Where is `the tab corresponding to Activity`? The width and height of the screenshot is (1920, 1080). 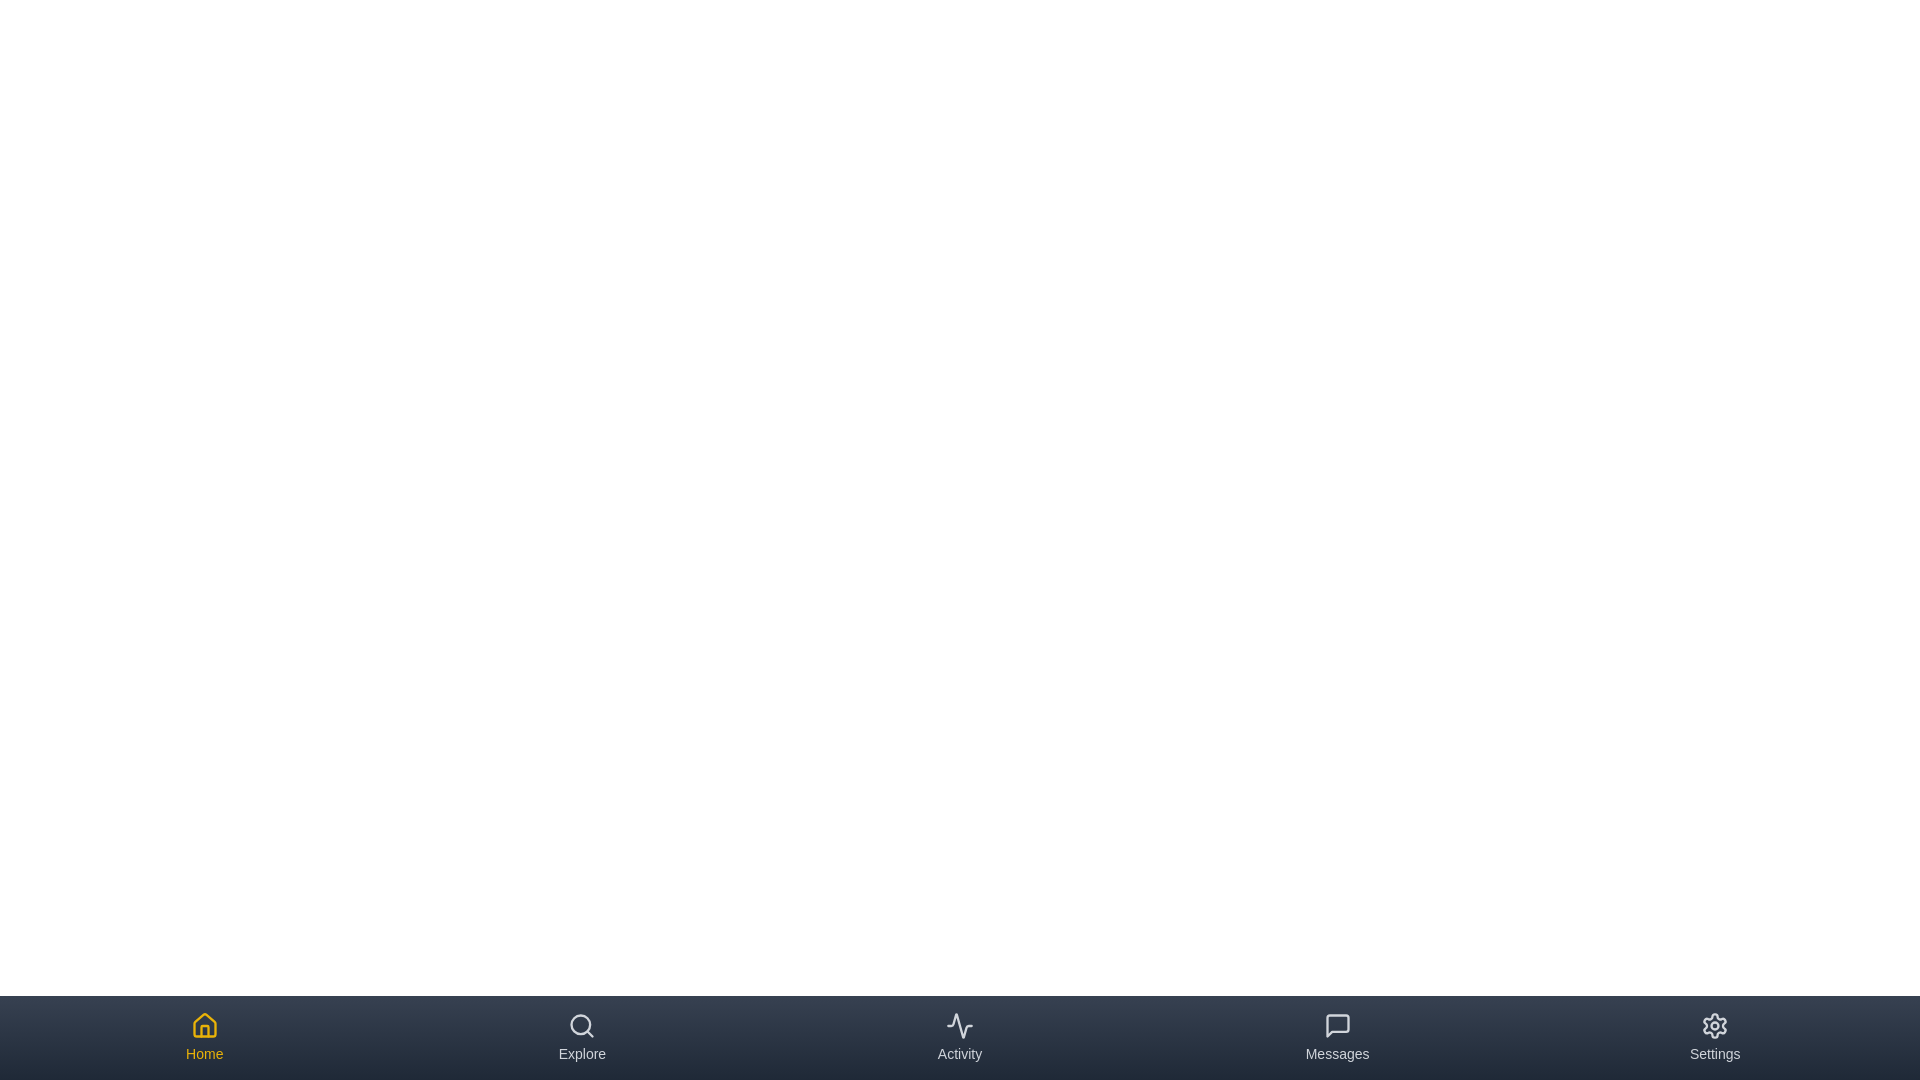
the tab corresponding to Activity is located at coordinates (960, 1036).